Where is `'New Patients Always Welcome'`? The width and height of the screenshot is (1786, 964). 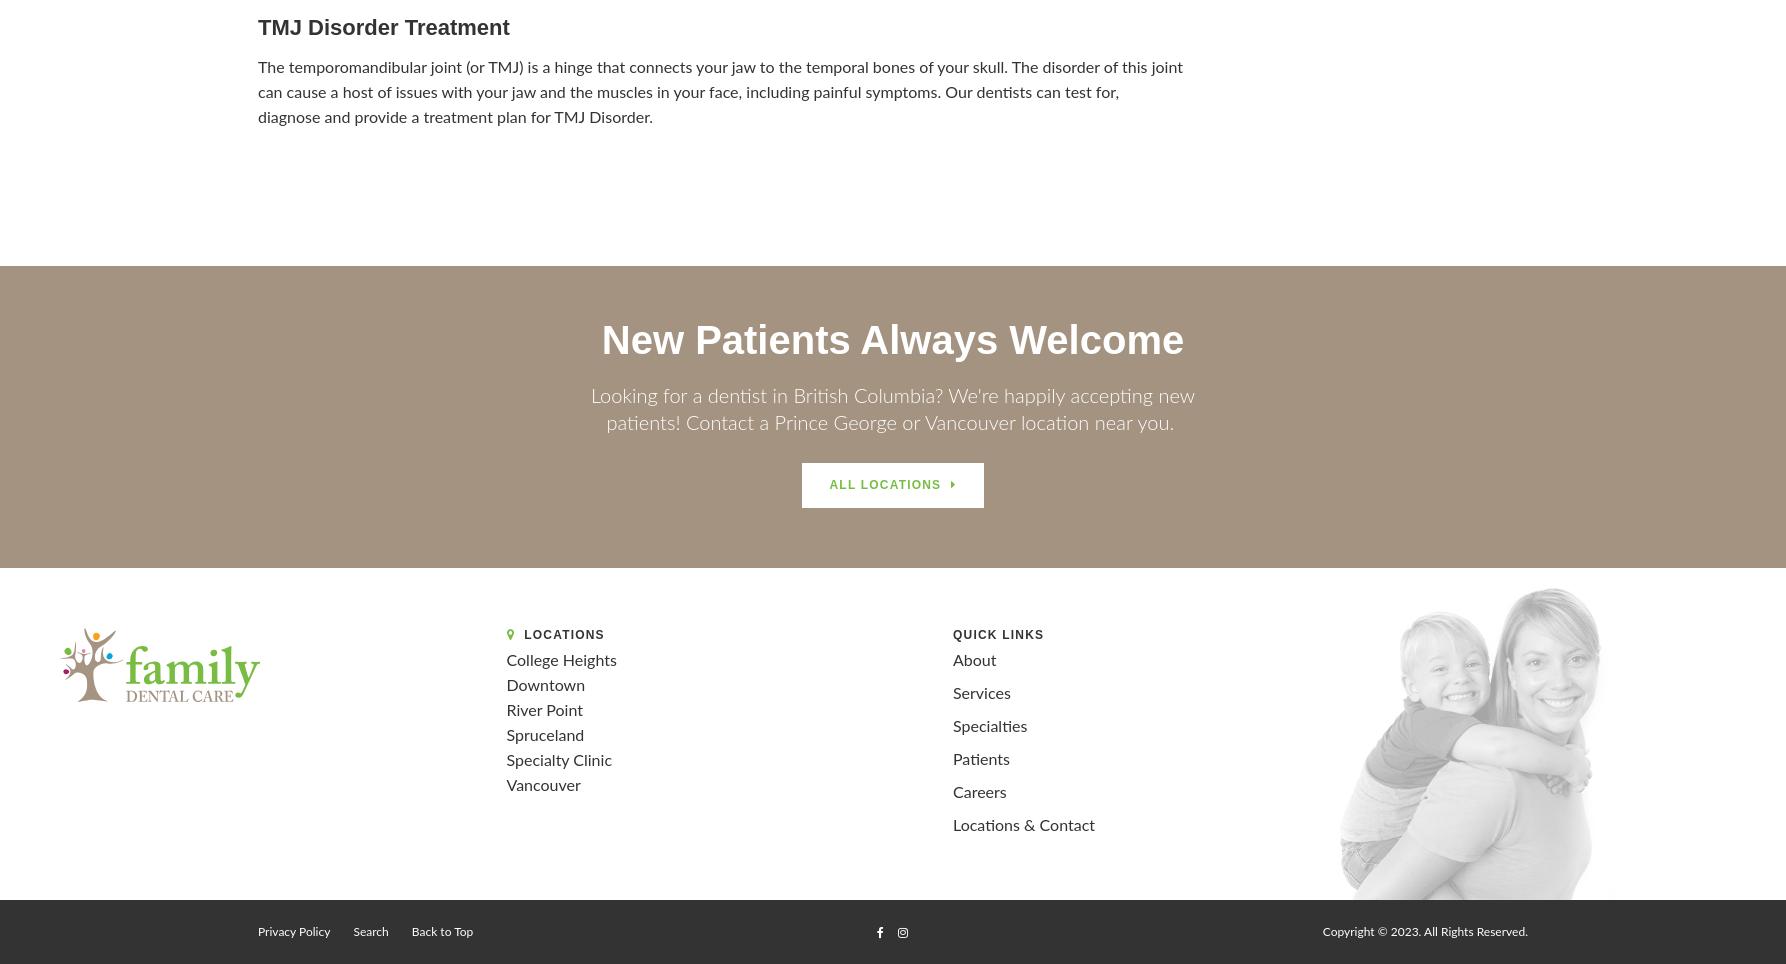
'New Patients Always Welcome' is located at coordinates (891, 339).